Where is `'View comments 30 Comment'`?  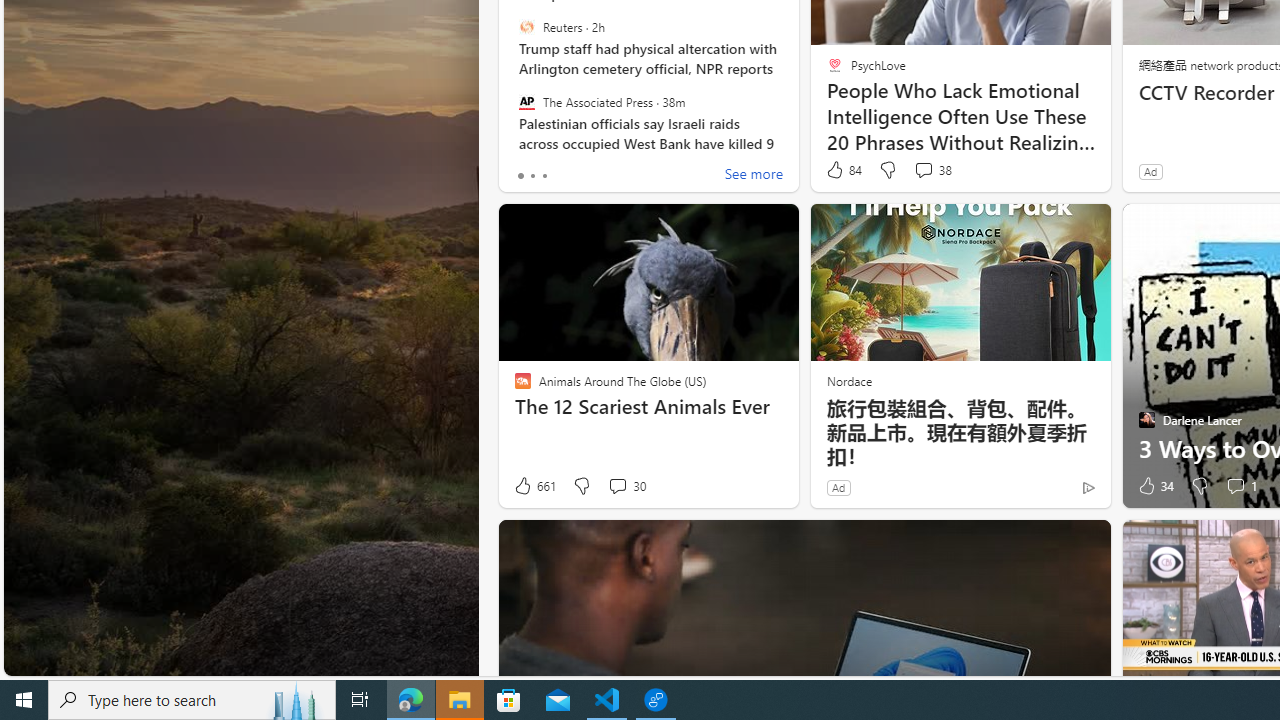 'View comments 30 Comment' is located at coordinates (616, 486).